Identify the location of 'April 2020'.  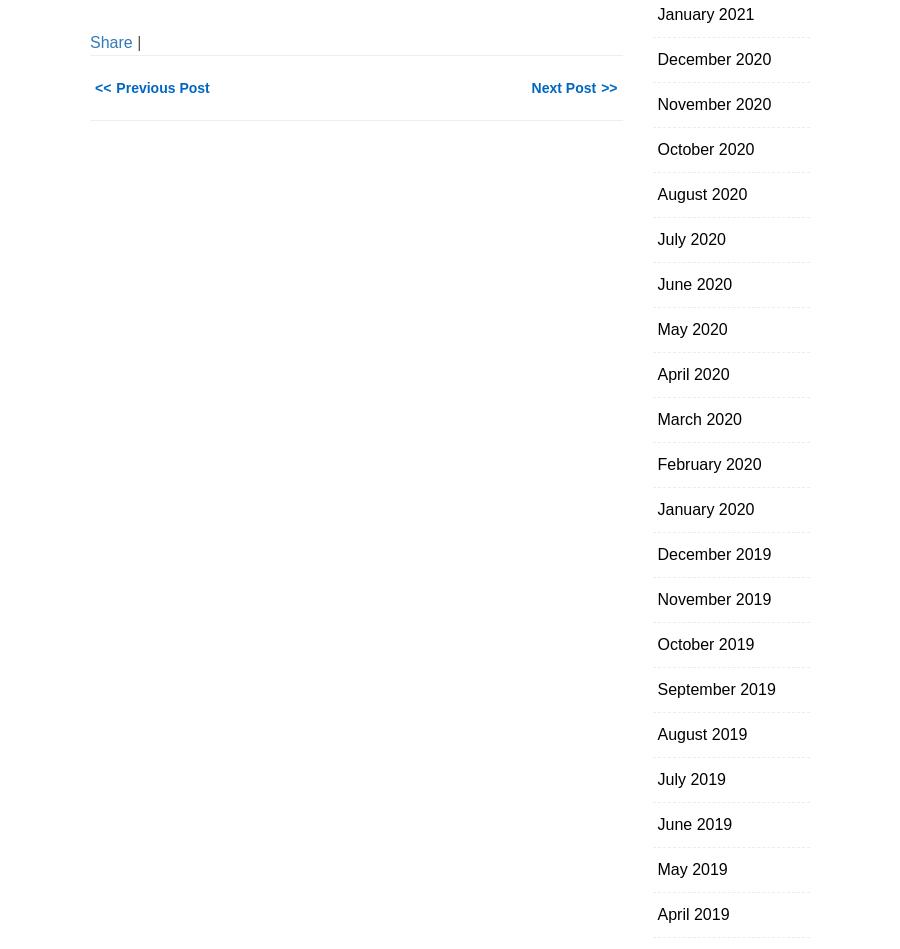
(692, 374).